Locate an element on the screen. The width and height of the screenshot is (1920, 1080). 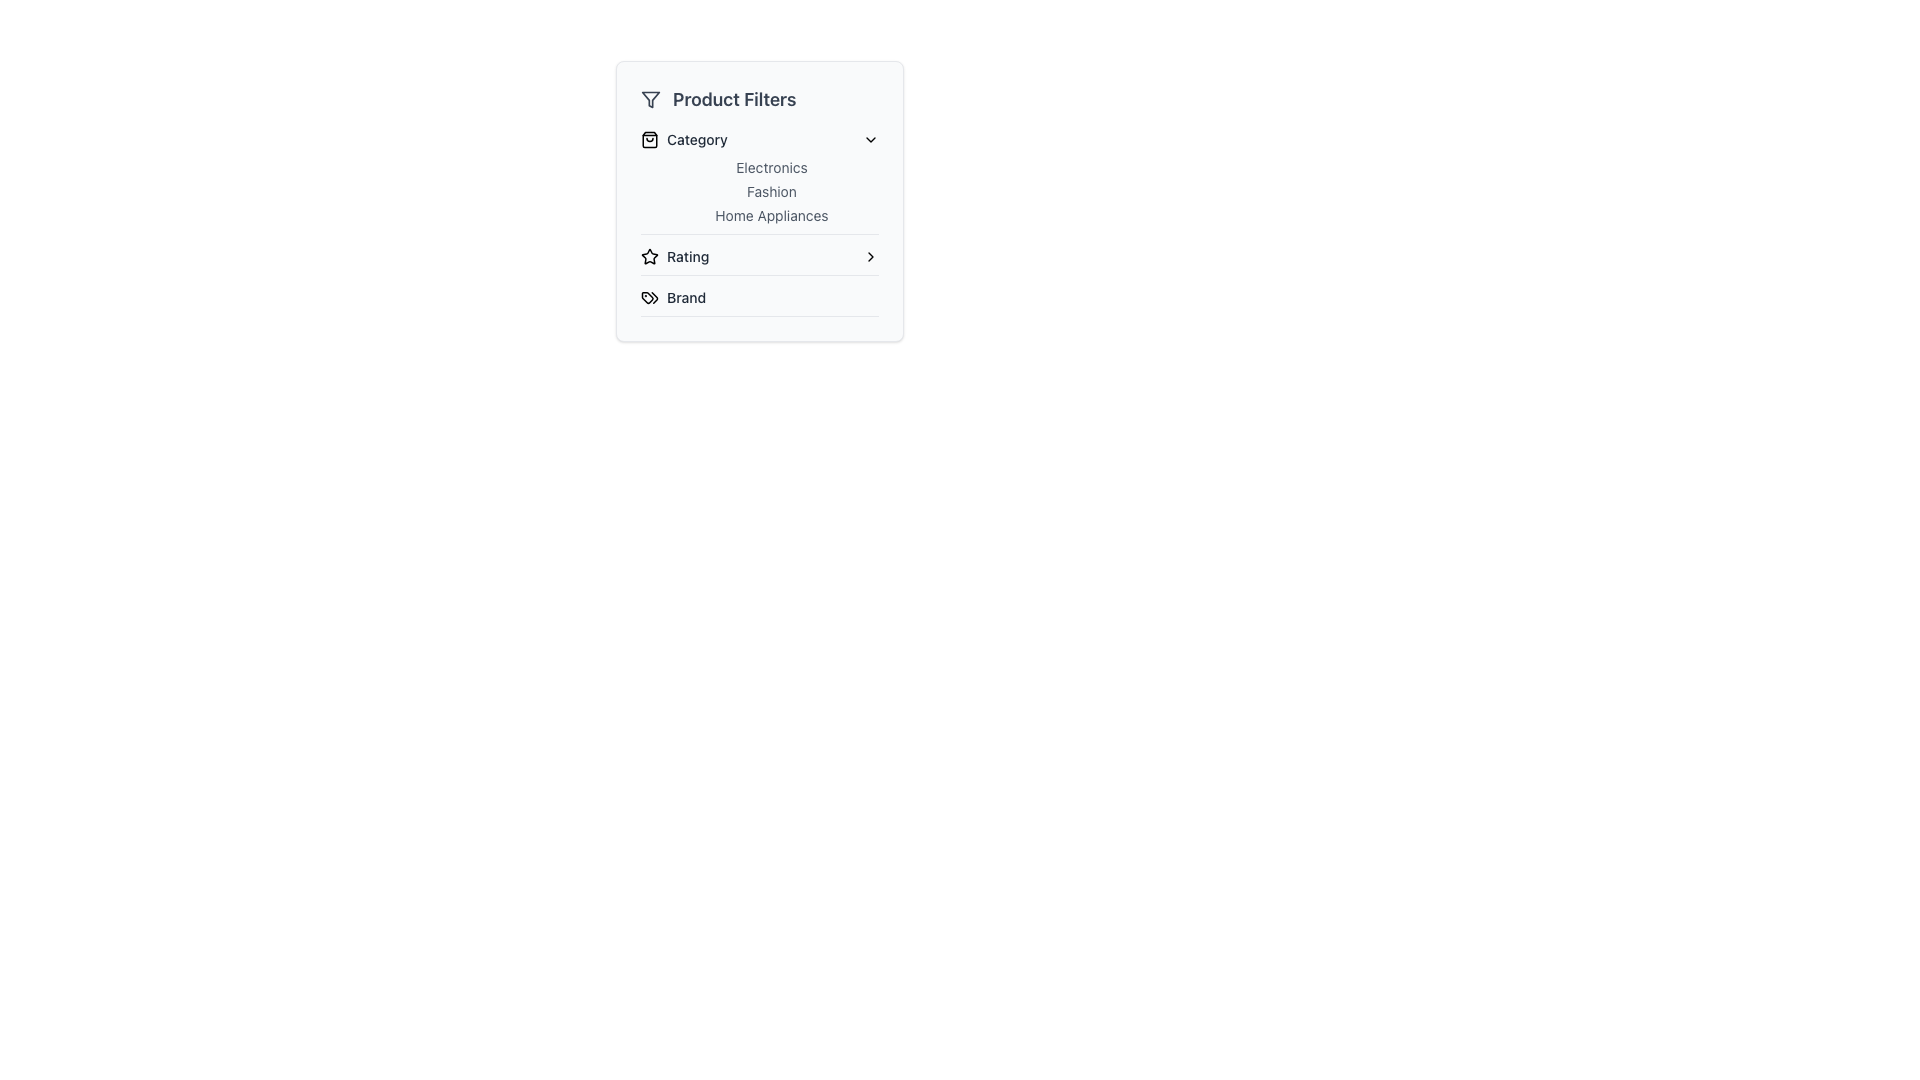
the 'Category' dropdown in the 'Product Filters' section is located at coordinates (758, 182).